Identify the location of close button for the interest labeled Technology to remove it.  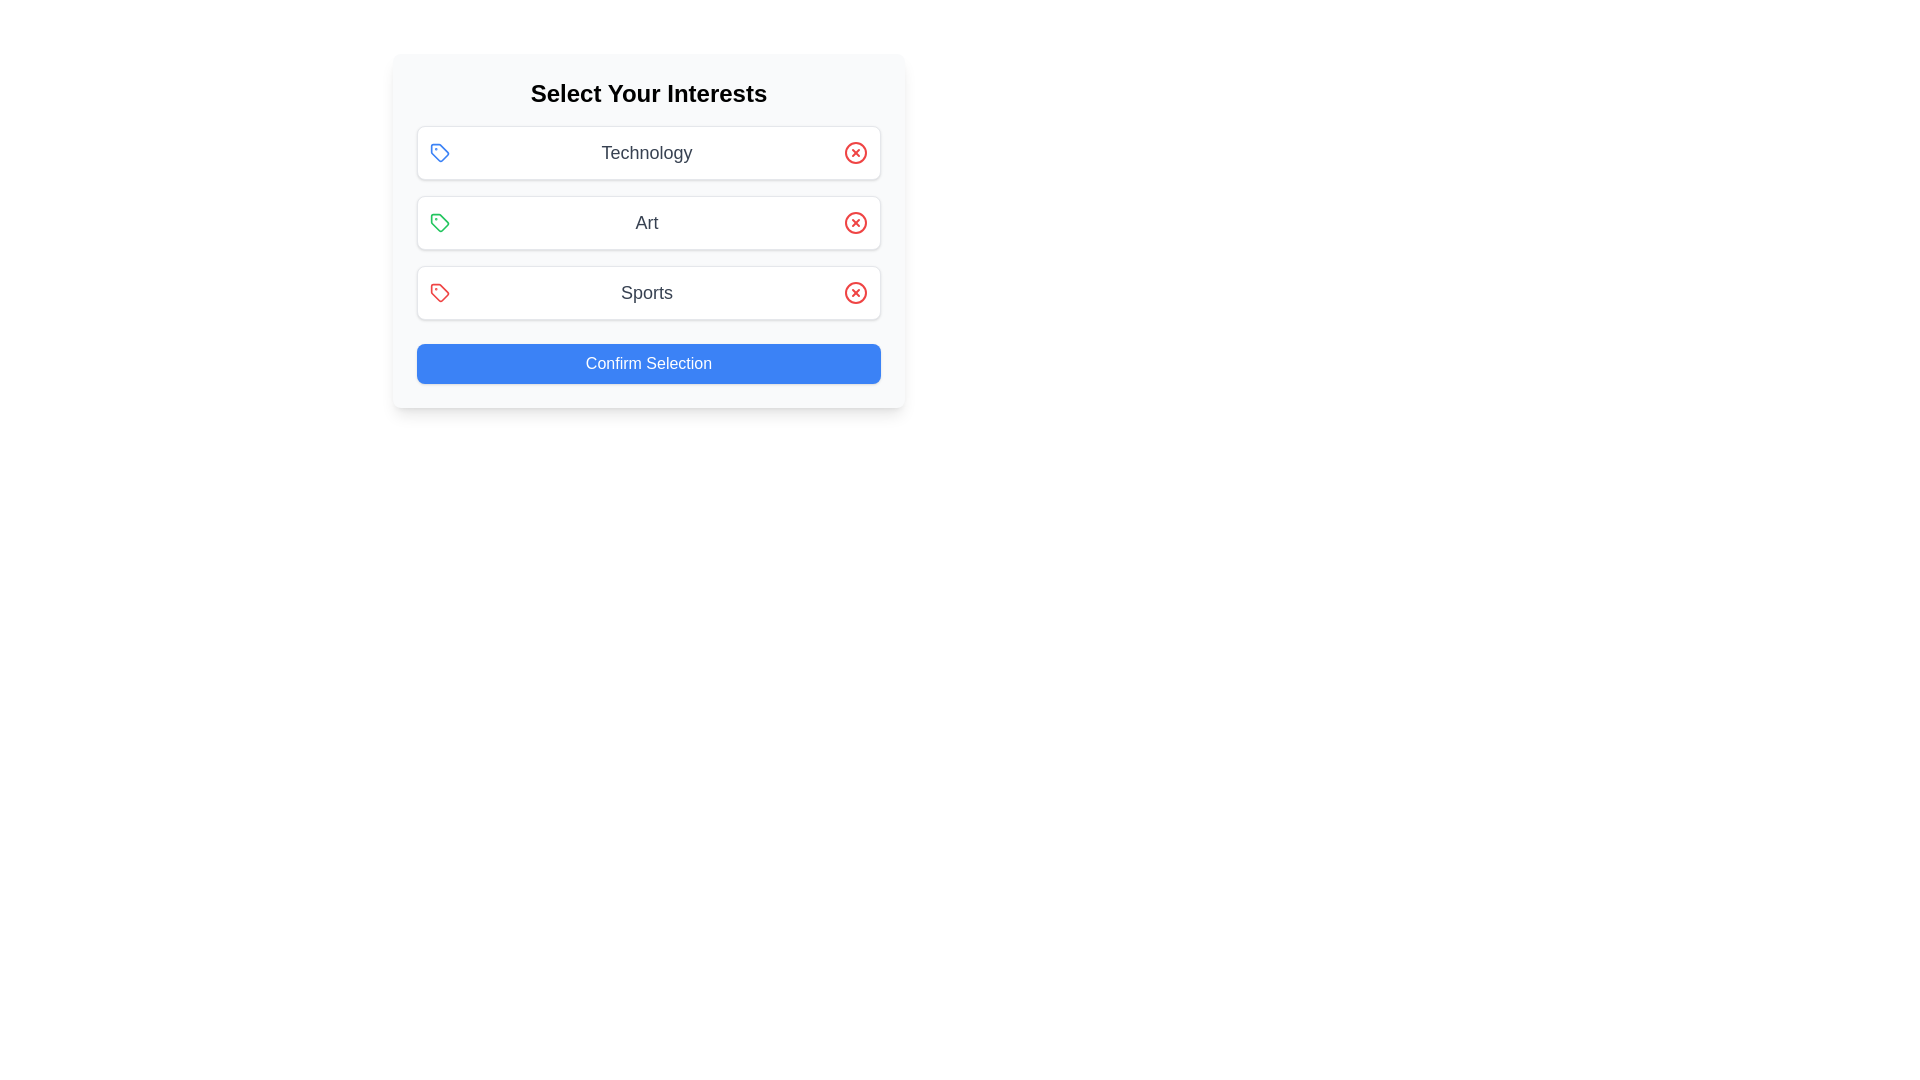
(855, 152).